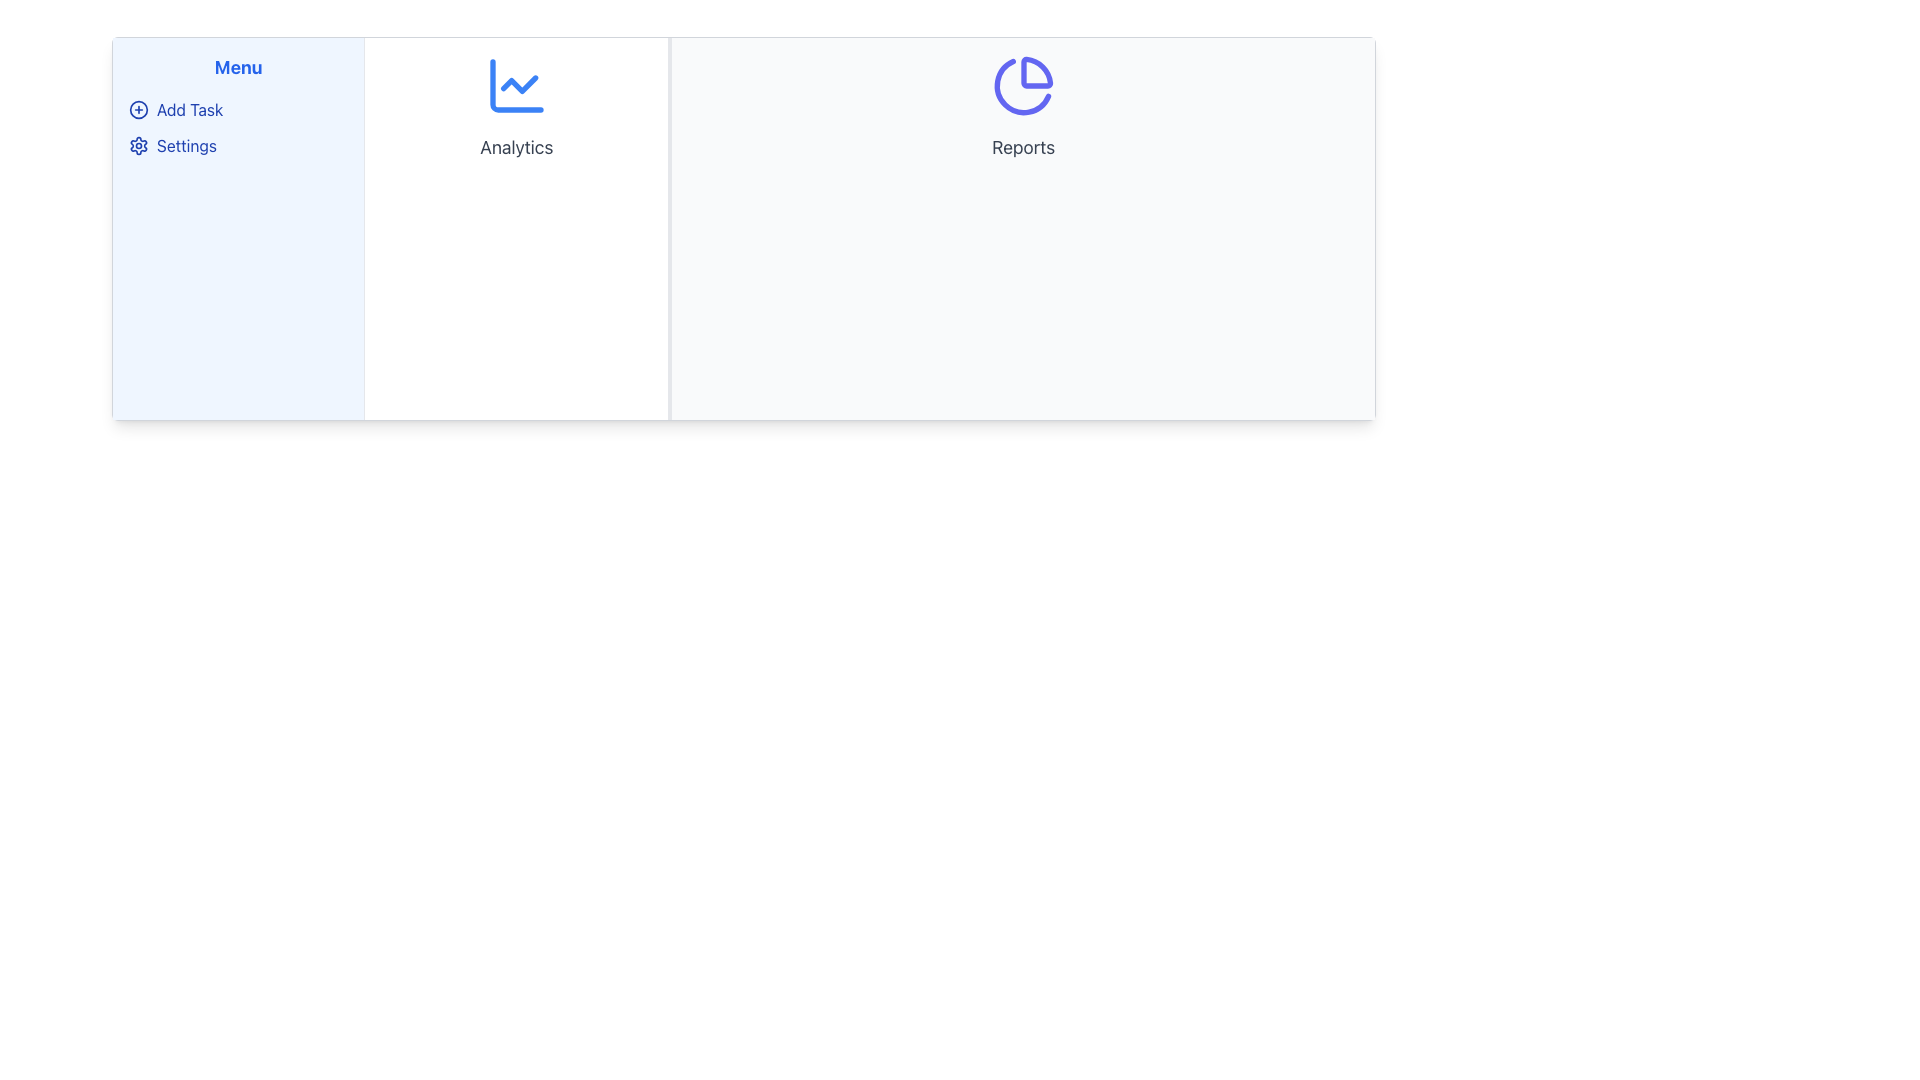 The image size is (1920, 1080). Describe the element at coordinates (138, 110) in the screenshot. I see `the SVG Circle icon located near the top left of the vertical menu, adjacent to the 'Add Task' label` at that location.